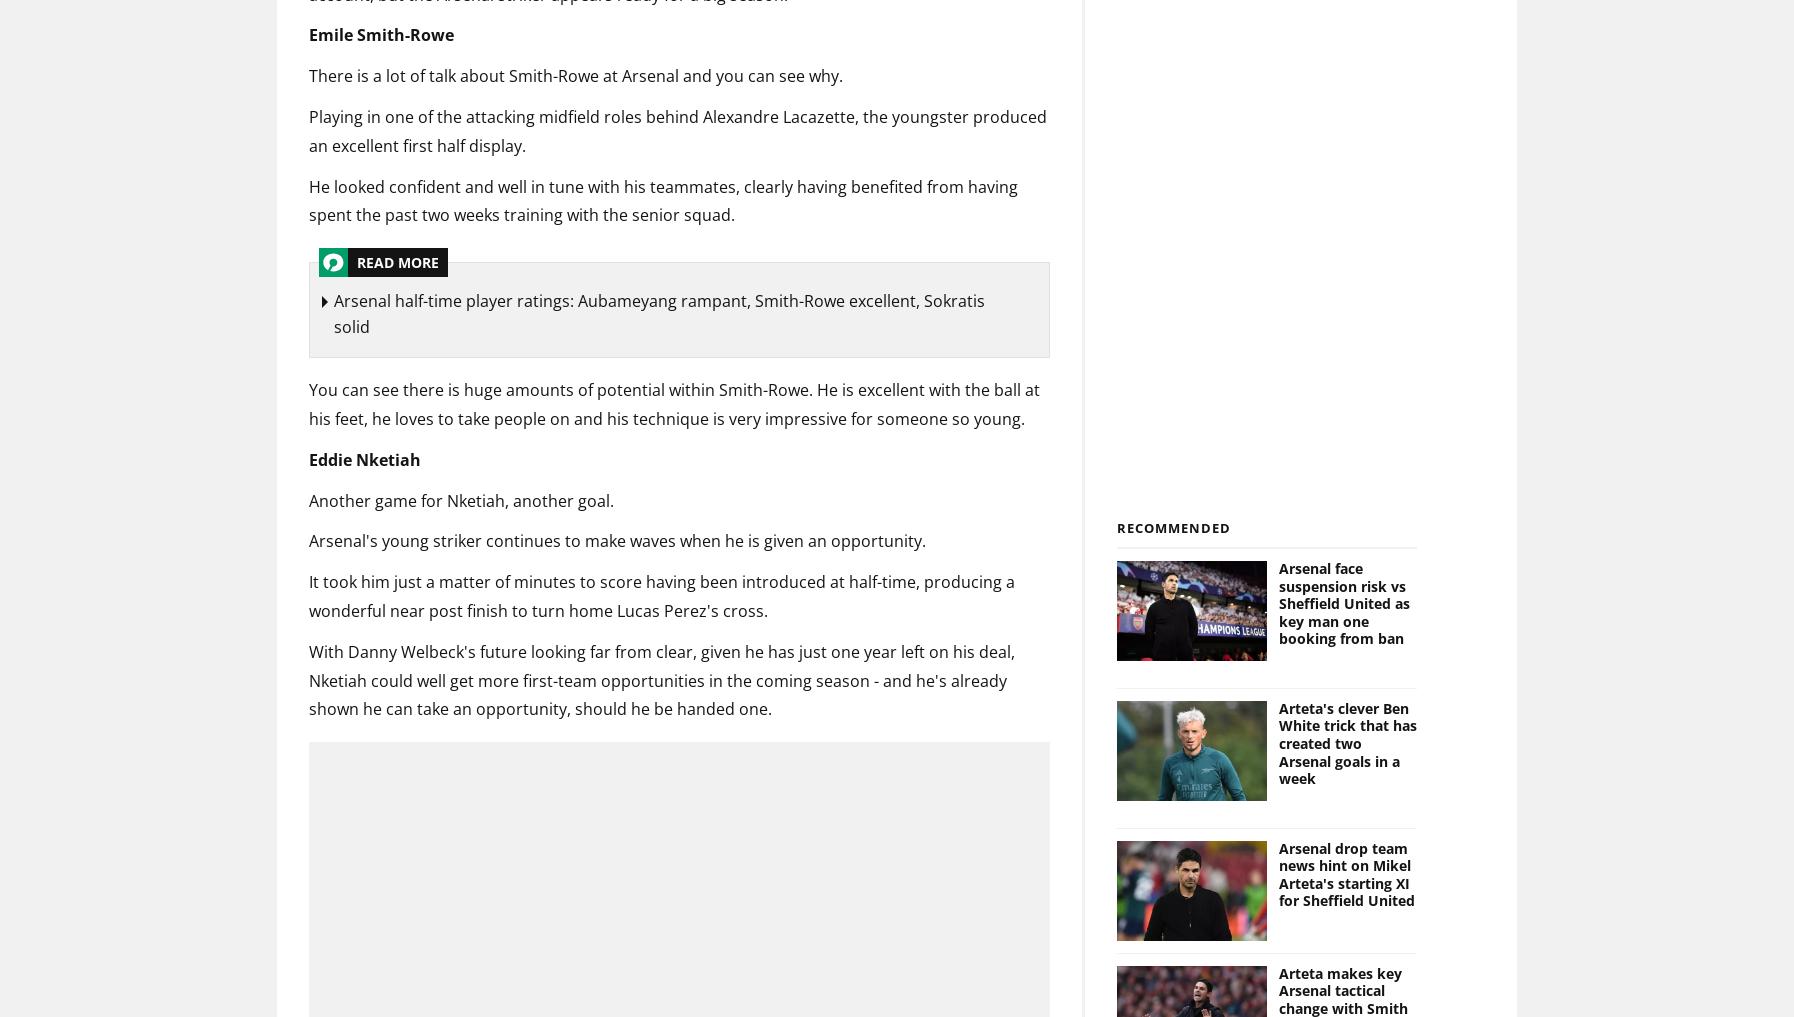 The width and height of the screenshot is (1794, 1017). What do you see at coordinates (1342, 602) in the screenshot?
I see `'Arsenal face suspension risk vs Sheffield United as key man one booking from ban'` at bounding box center [1342, 602].